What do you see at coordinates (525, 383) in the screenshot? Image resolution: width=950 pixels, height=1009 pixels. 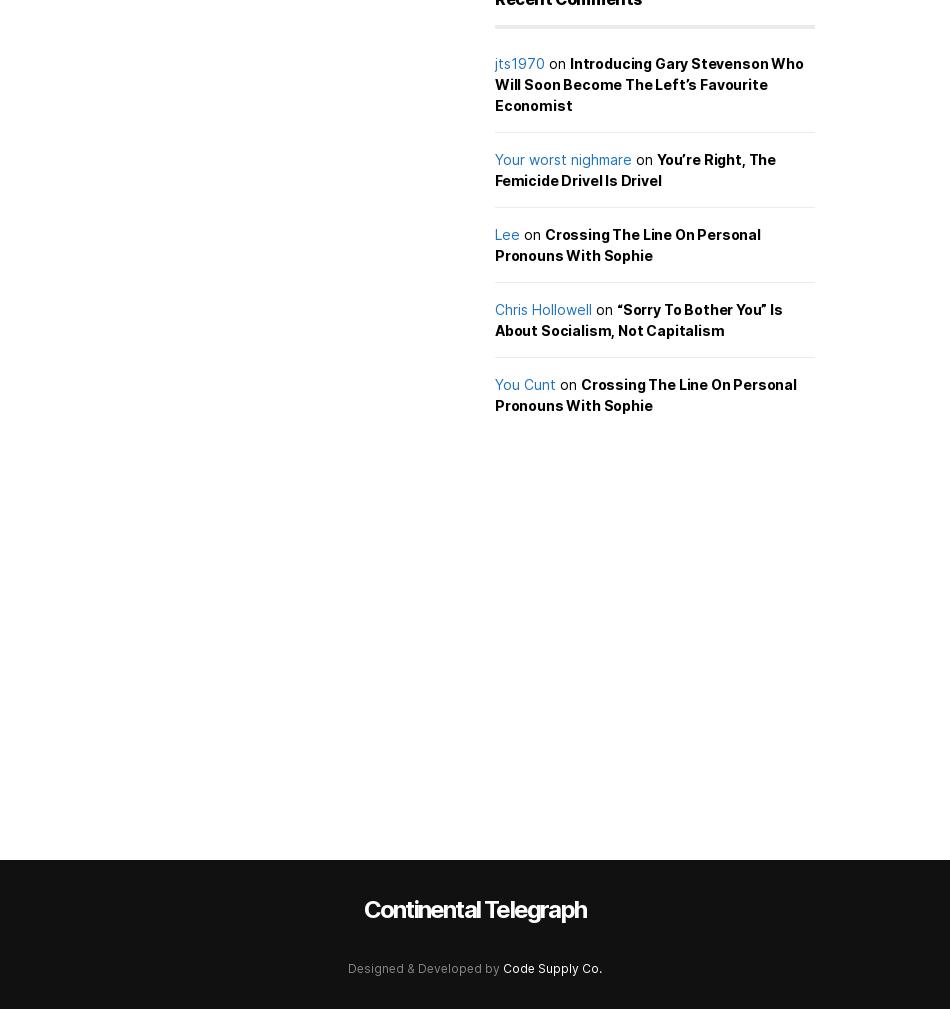 I see `'You Cunt'` at bounding box center [525, 383].